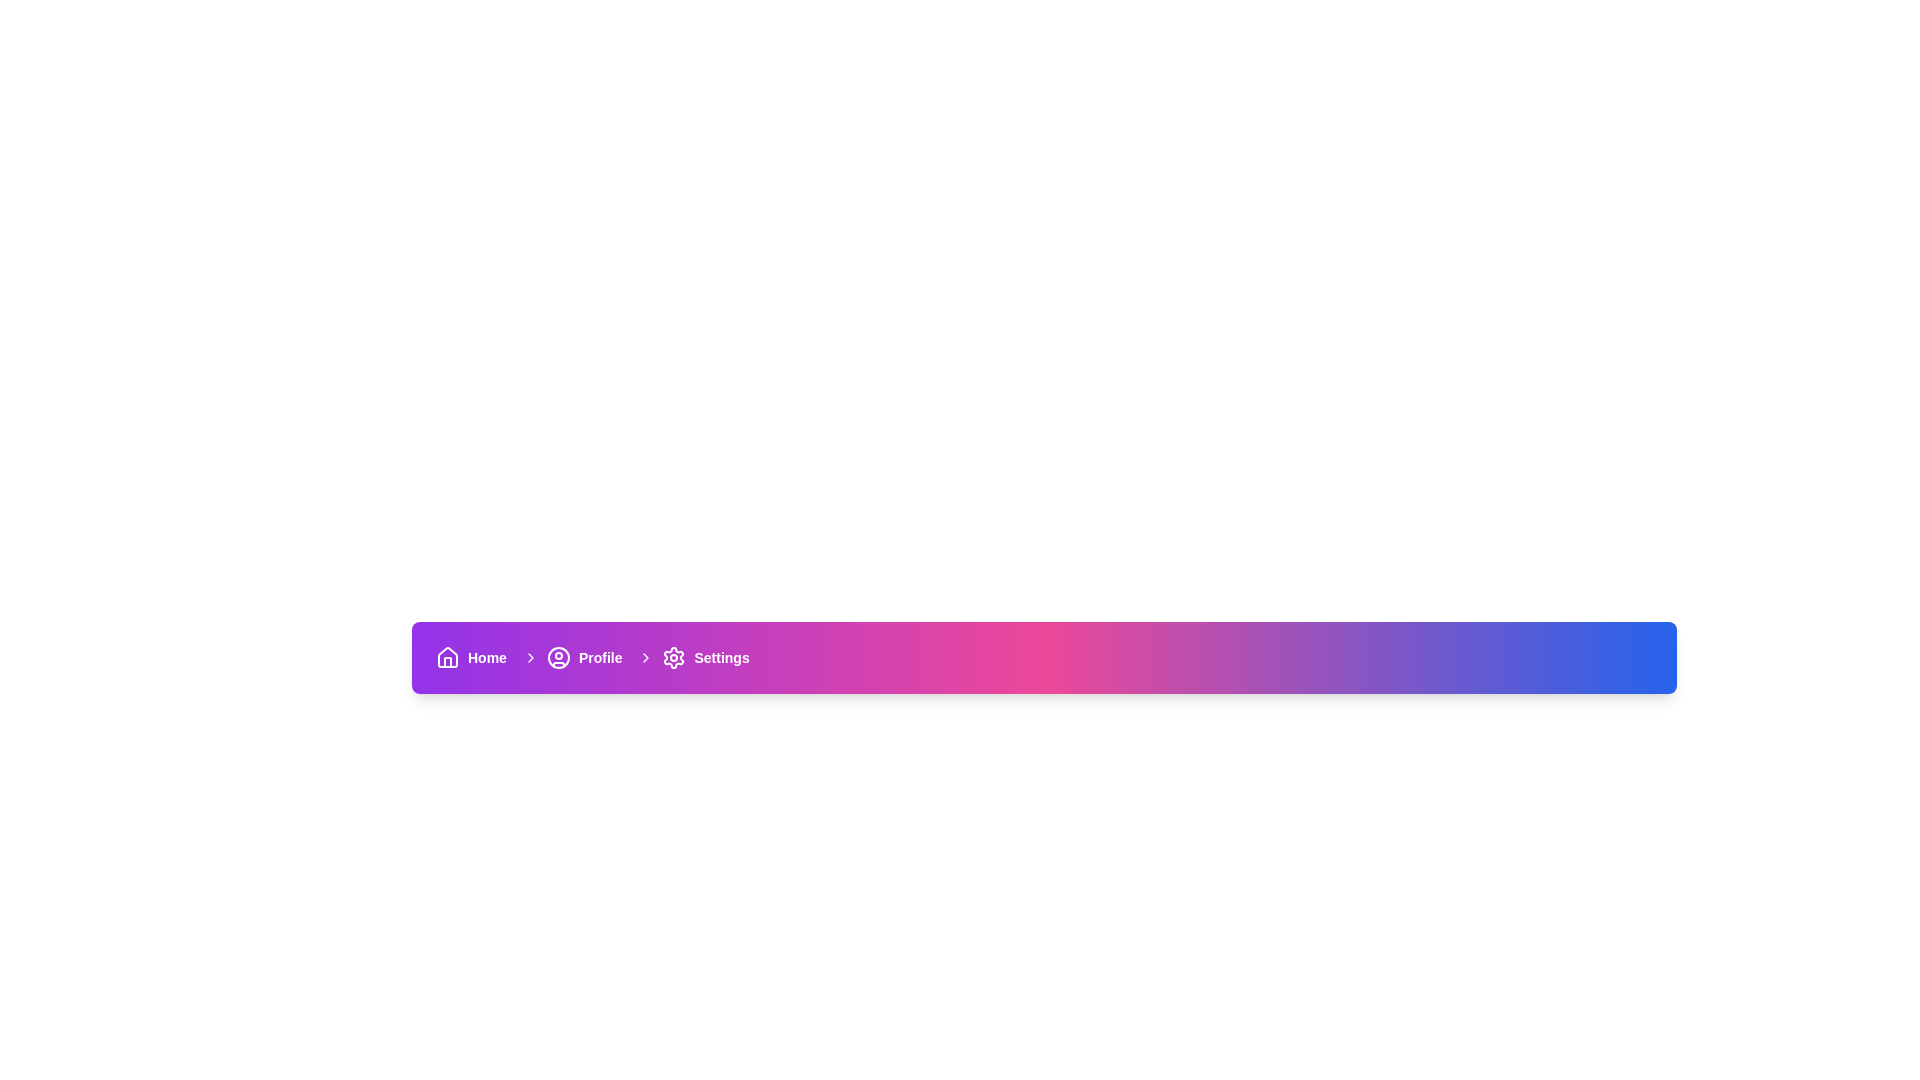 The image size is (1920, 1080). What do you see at coordinates (705, 658) in the screenshot?
I see `the interactive navigation link for 'Settings' located at the far-right of the horizontal navigation bar` at bounding box center [705, 658].